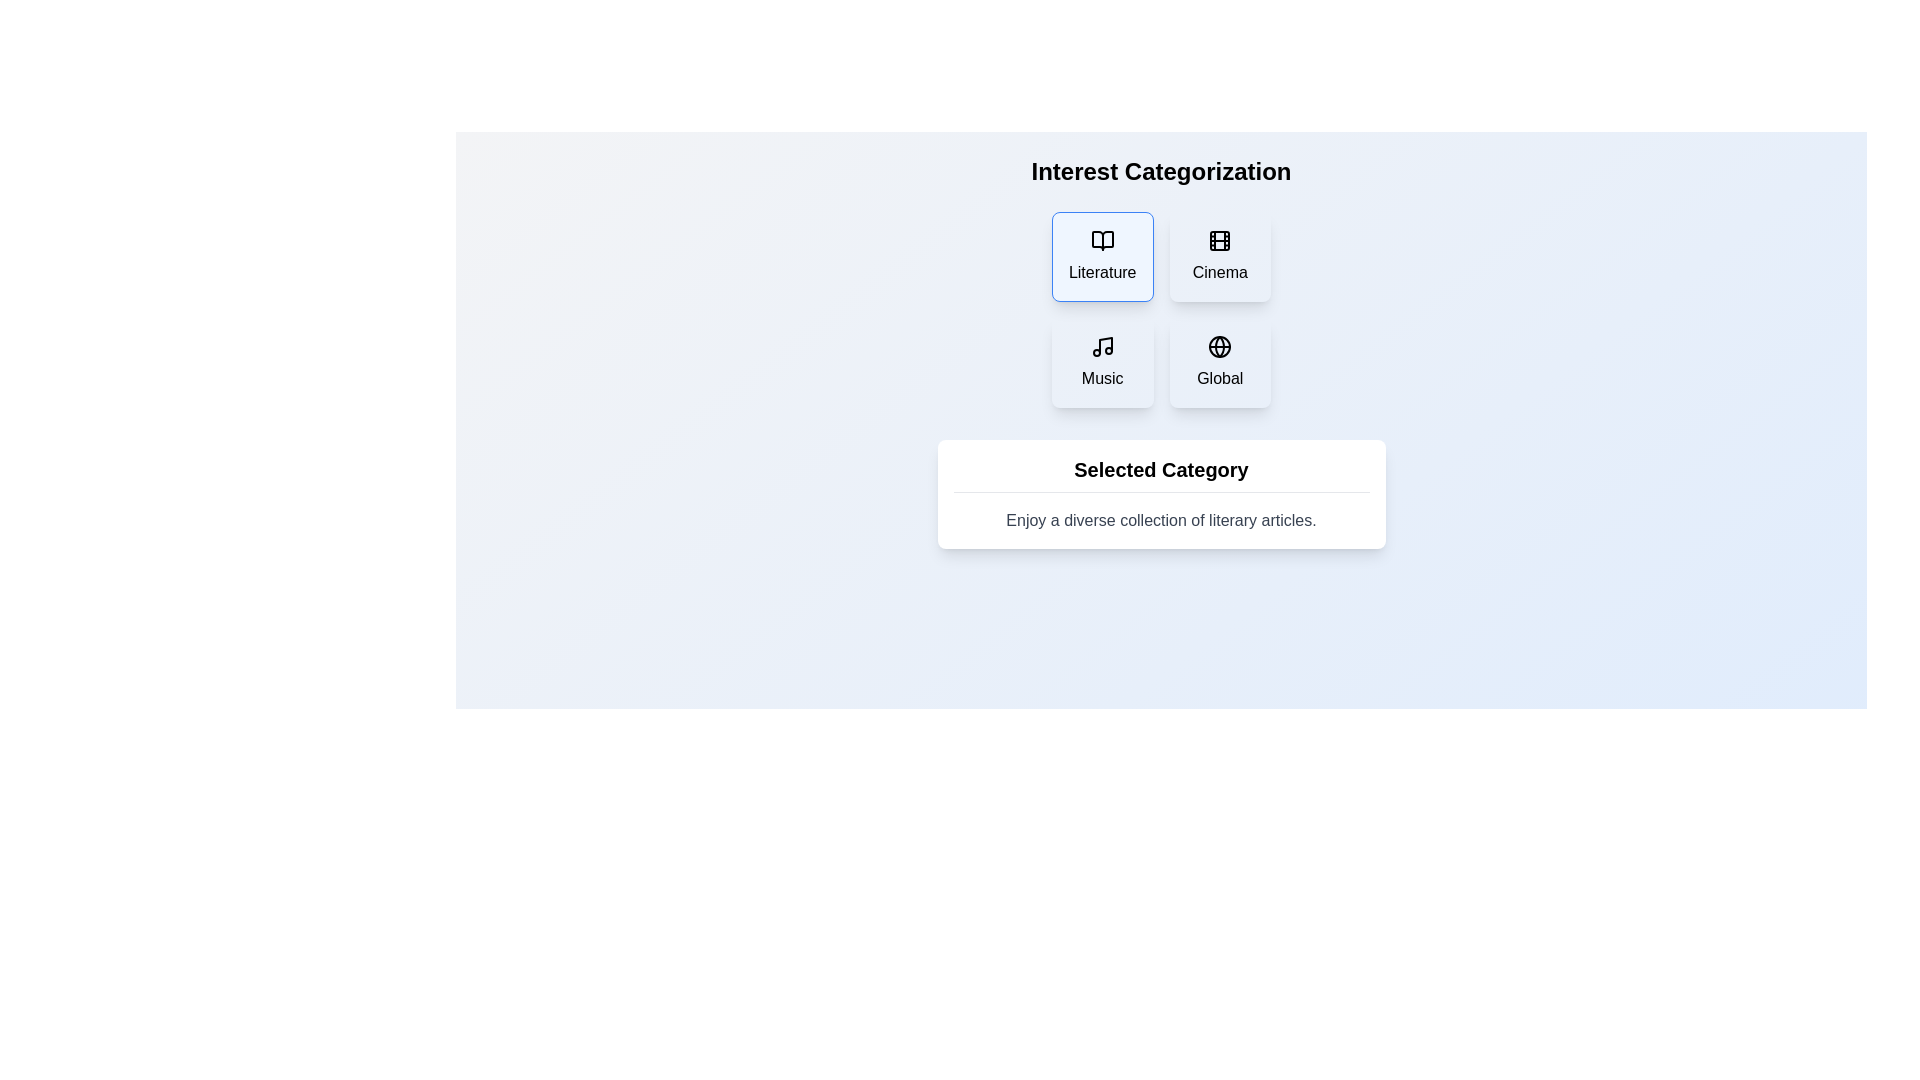  What do you see at coordinates (1219, 256) in the screenshot?
I see `the 'Cinema' category button located in the top-right quadrant of the 2x2 grid layout` at bounding box center [1219, 256].